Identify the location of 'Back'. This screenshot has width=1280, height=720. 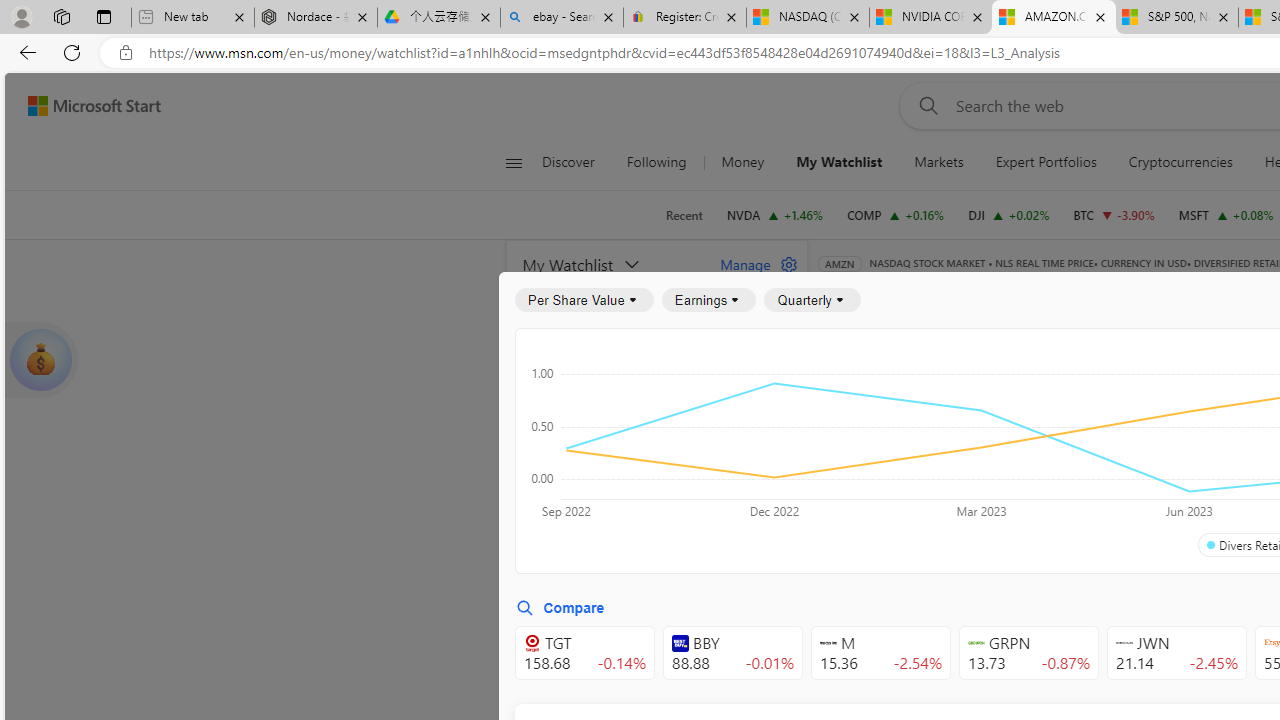
(24, 51).